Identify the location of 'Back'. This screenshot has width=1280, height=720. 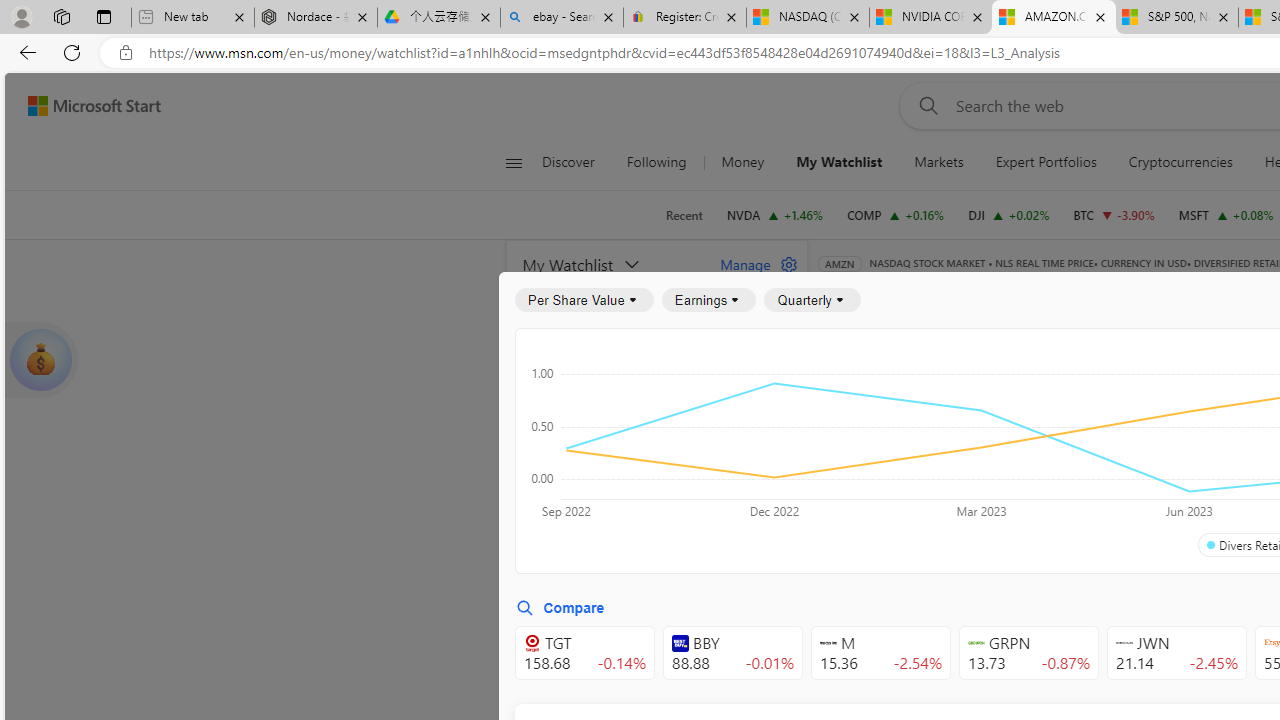
(24, 51).